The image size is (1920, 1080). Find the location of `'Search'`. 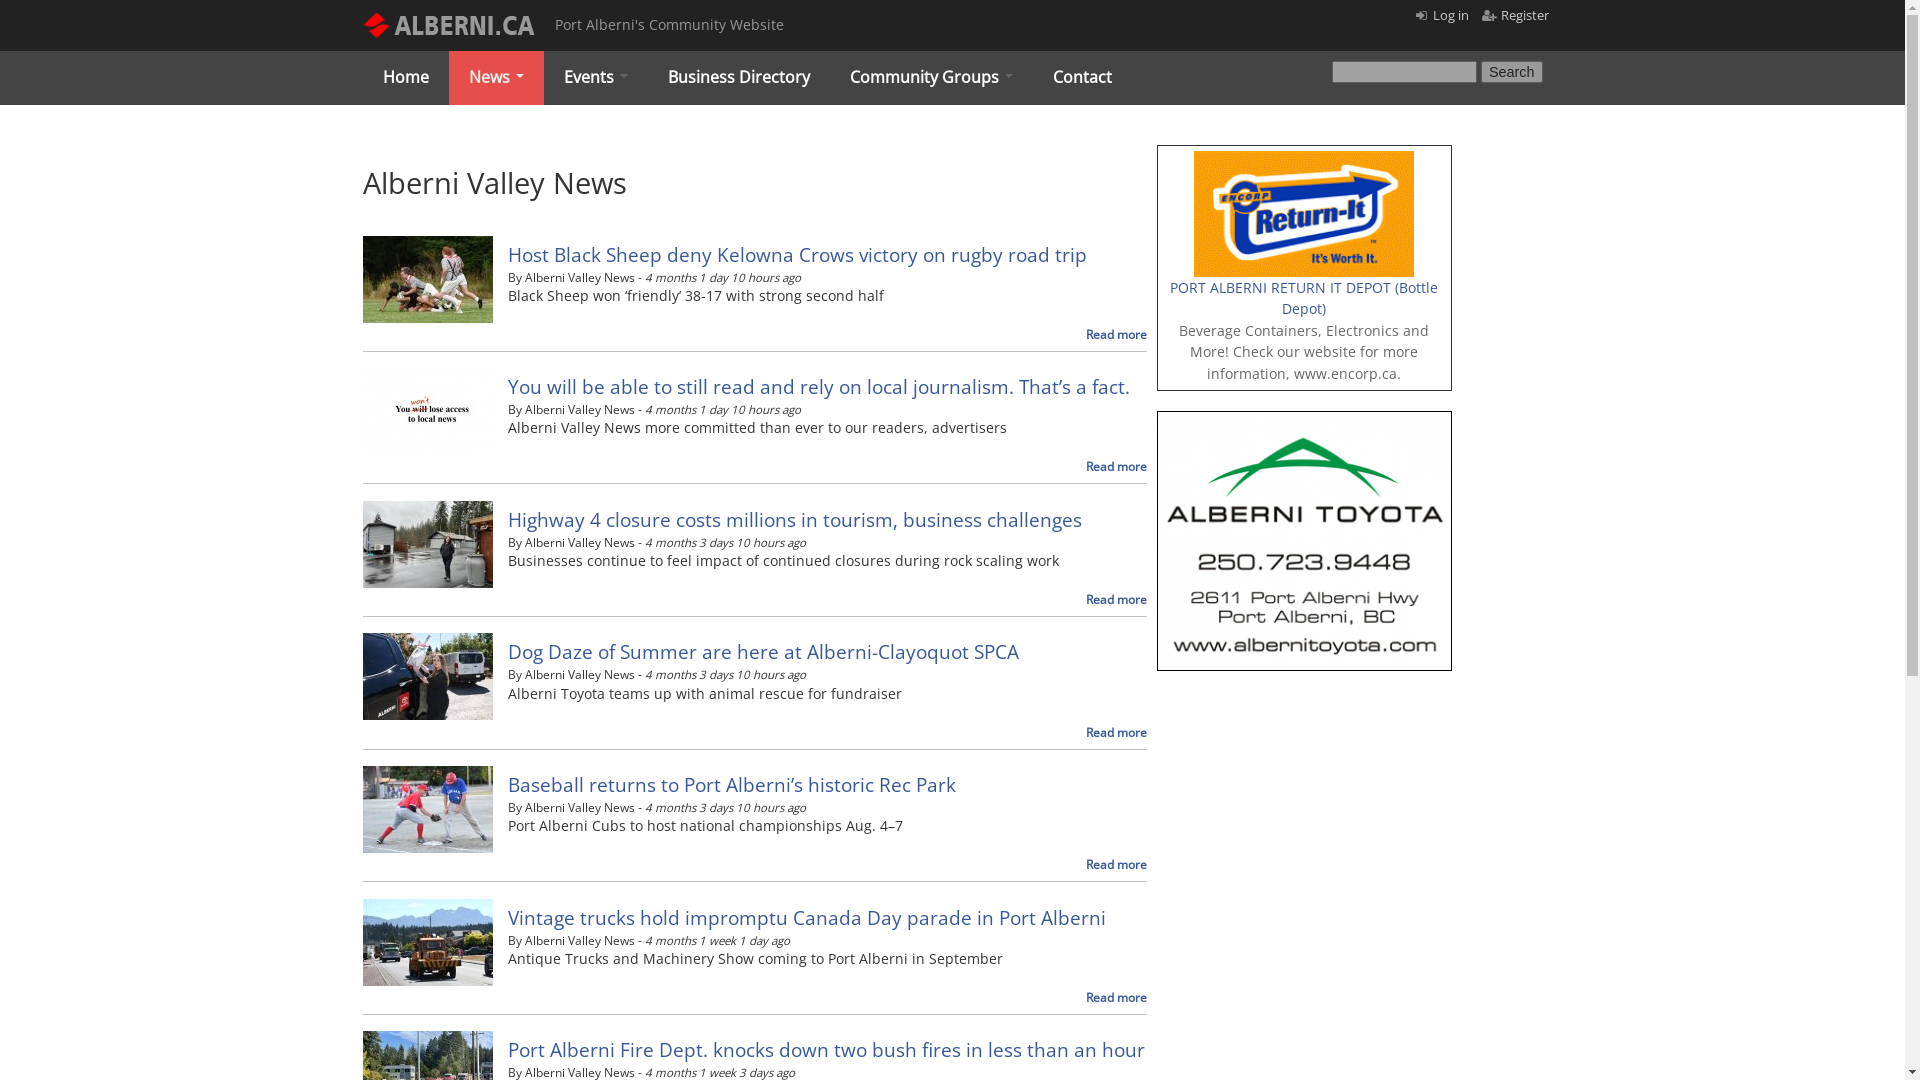

'Search' is located at coordinates (1512, 71).